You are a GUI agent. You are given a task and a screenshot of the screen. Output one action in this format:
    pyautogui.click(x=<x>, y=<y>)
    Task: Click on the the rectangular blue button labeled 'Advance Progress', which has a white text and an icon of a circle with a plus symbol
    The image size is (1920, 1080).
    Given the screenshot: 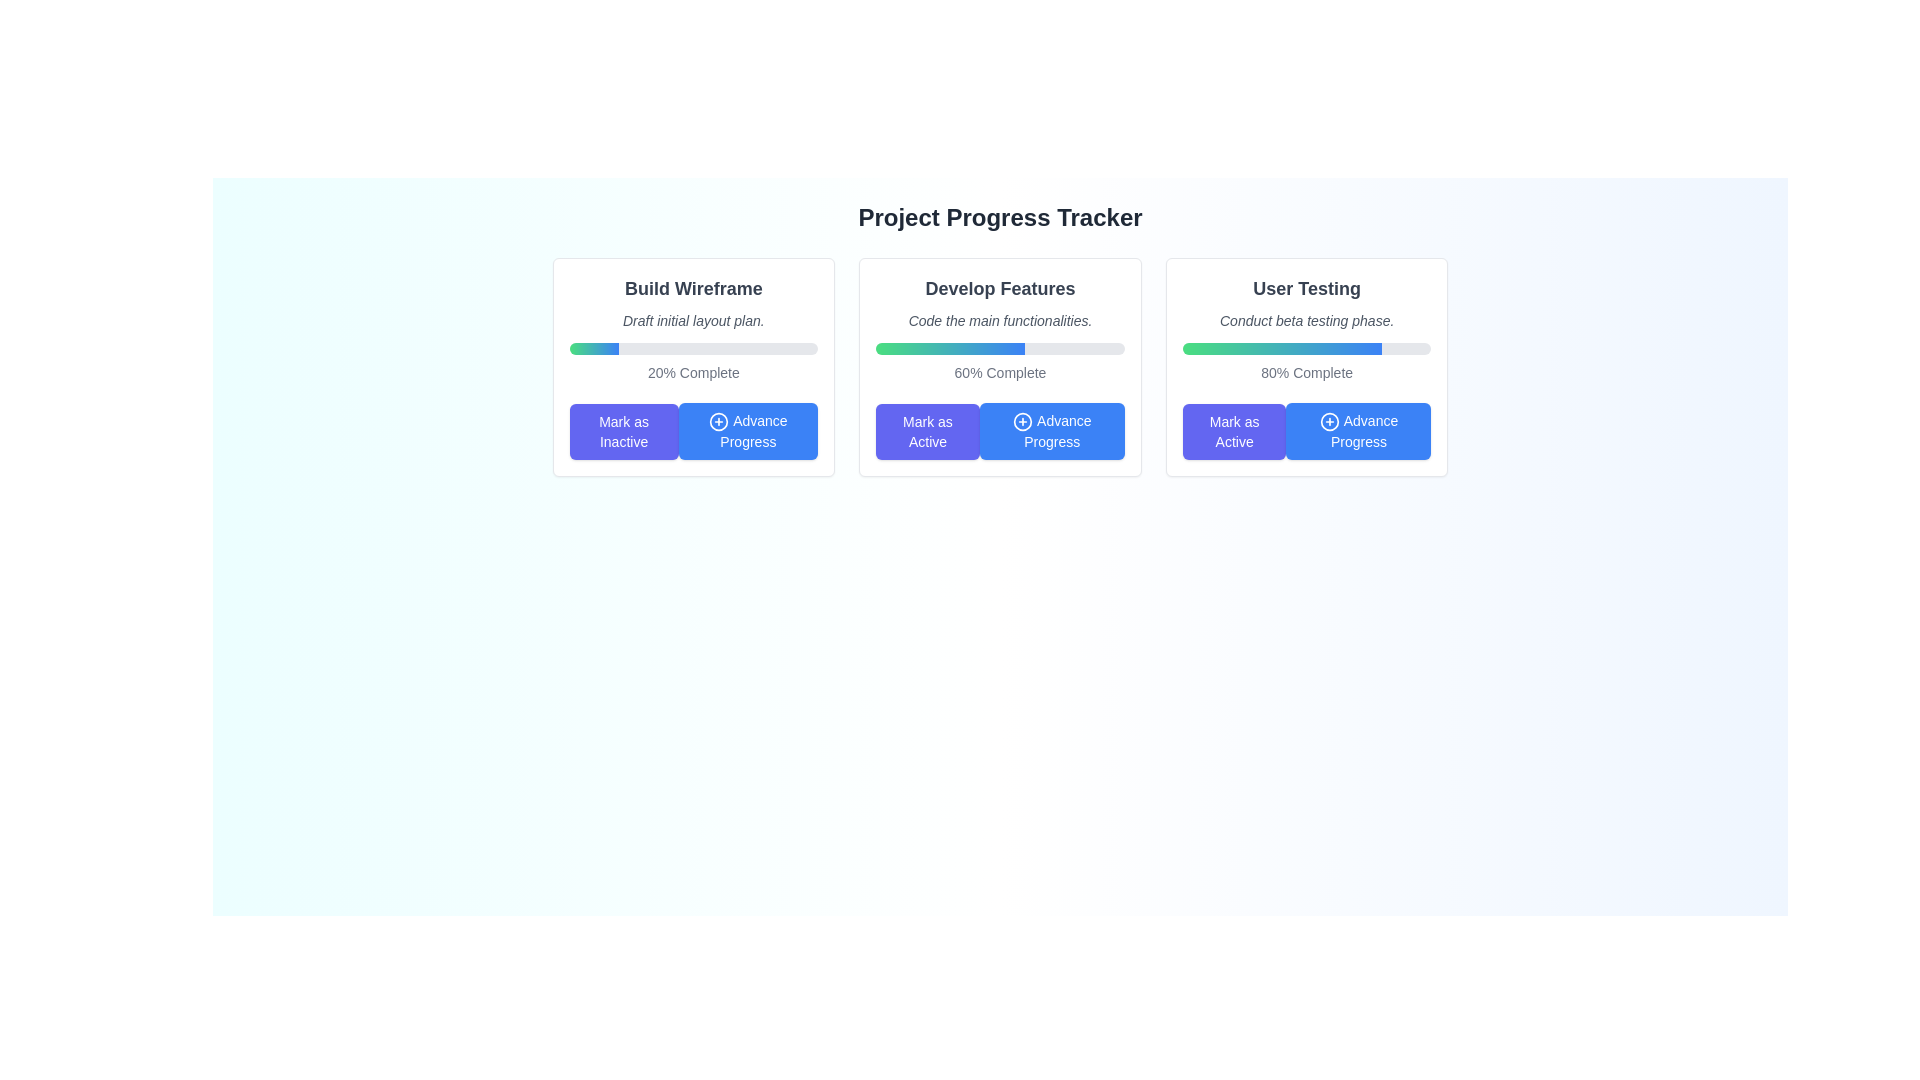 What is the action you would take?
    pyautogui.click(x=747, y=430)
    